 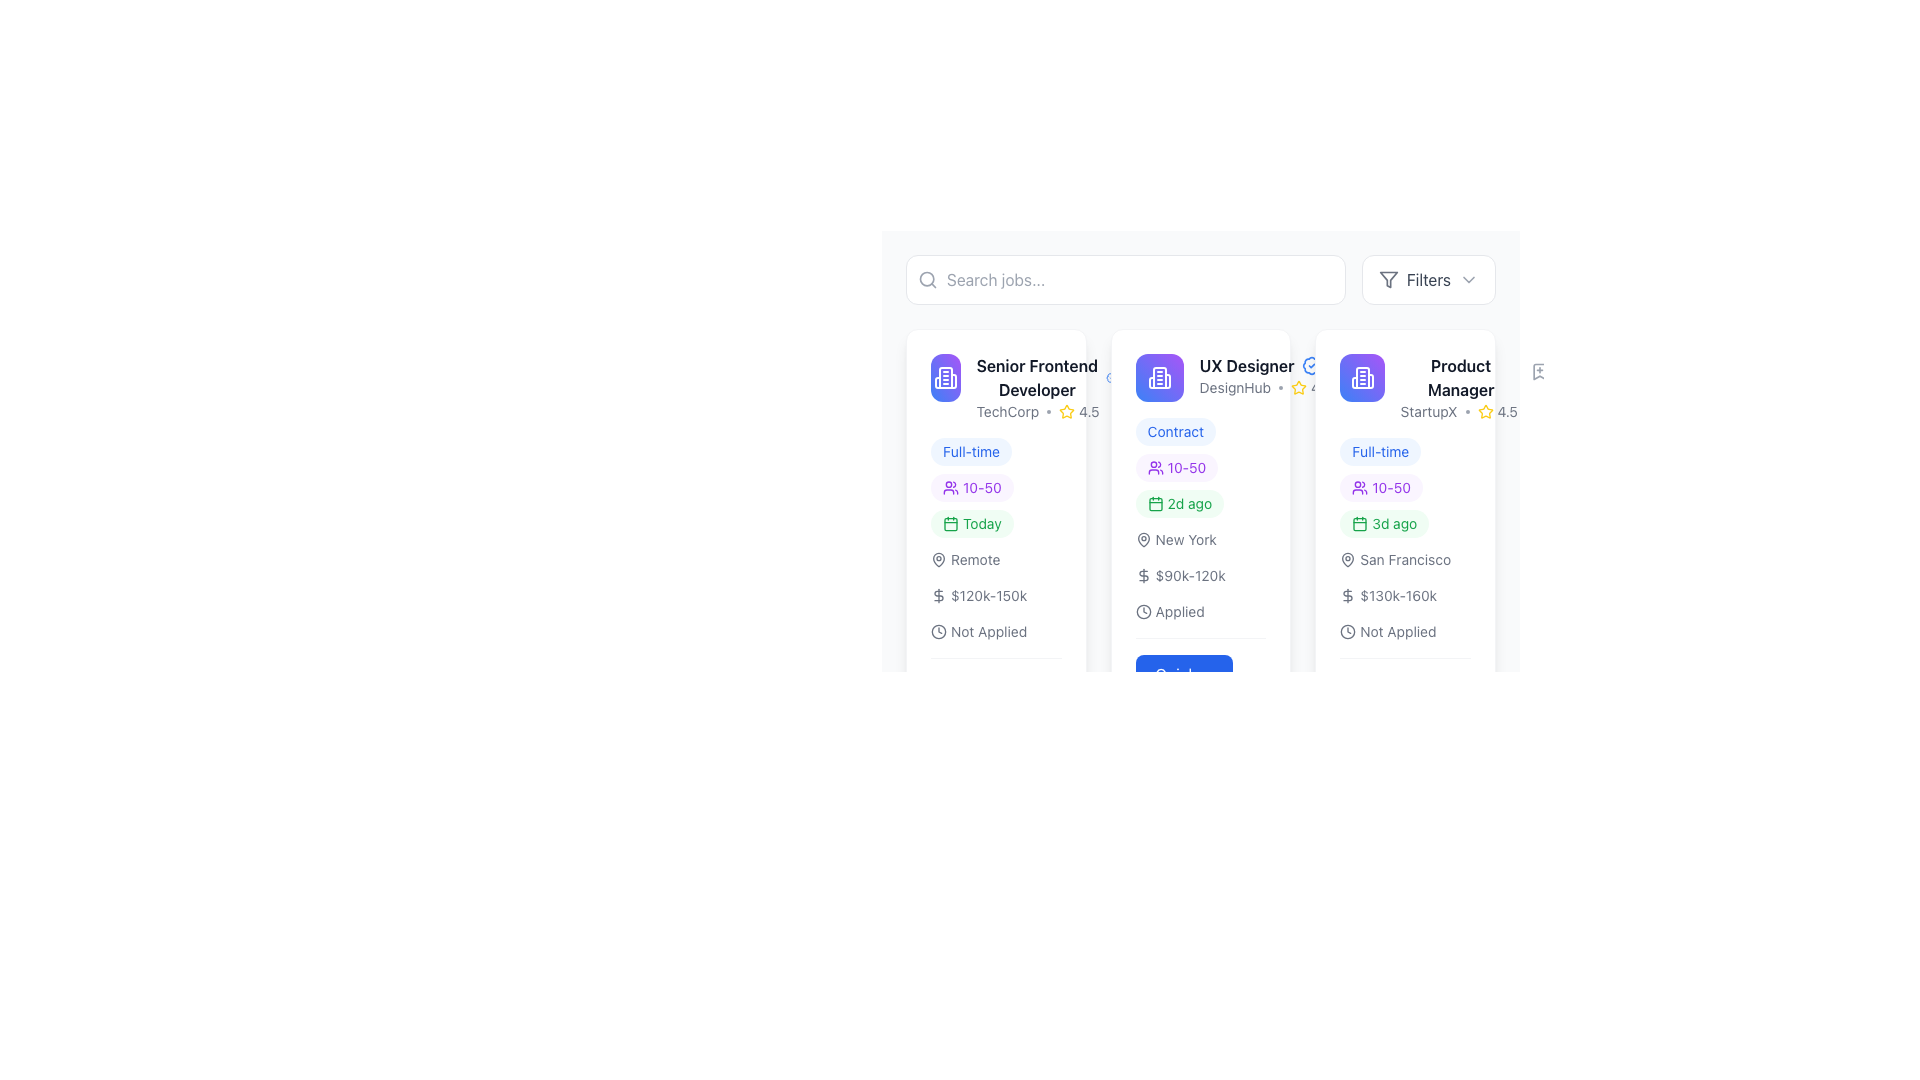 What do you see at coordinates (926, 280) in the screenshot?
I see `the search icon located inside the search bar, to the left of the 'Search jobs...' input field` at bounding box center [926, 280].